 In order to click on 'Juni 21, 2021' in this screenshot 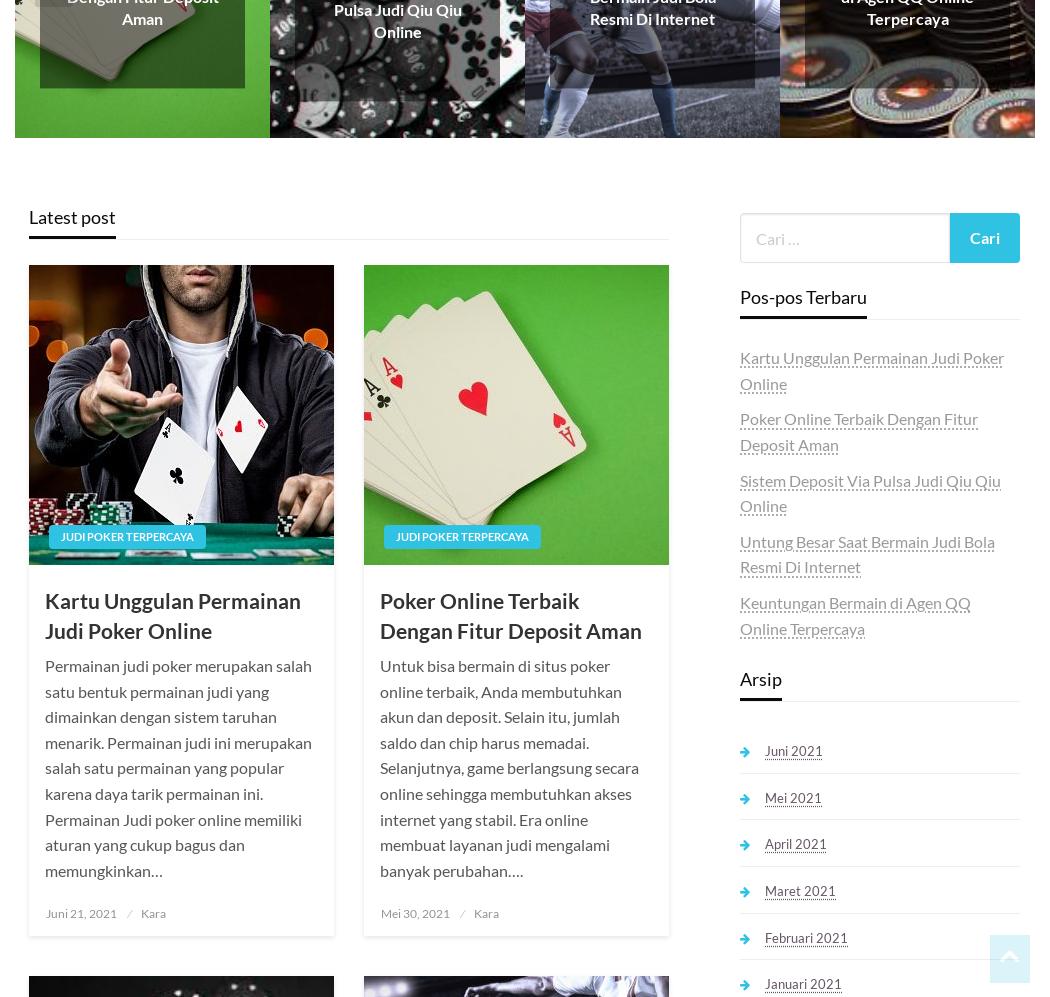, I will do `click(81, 913)`.